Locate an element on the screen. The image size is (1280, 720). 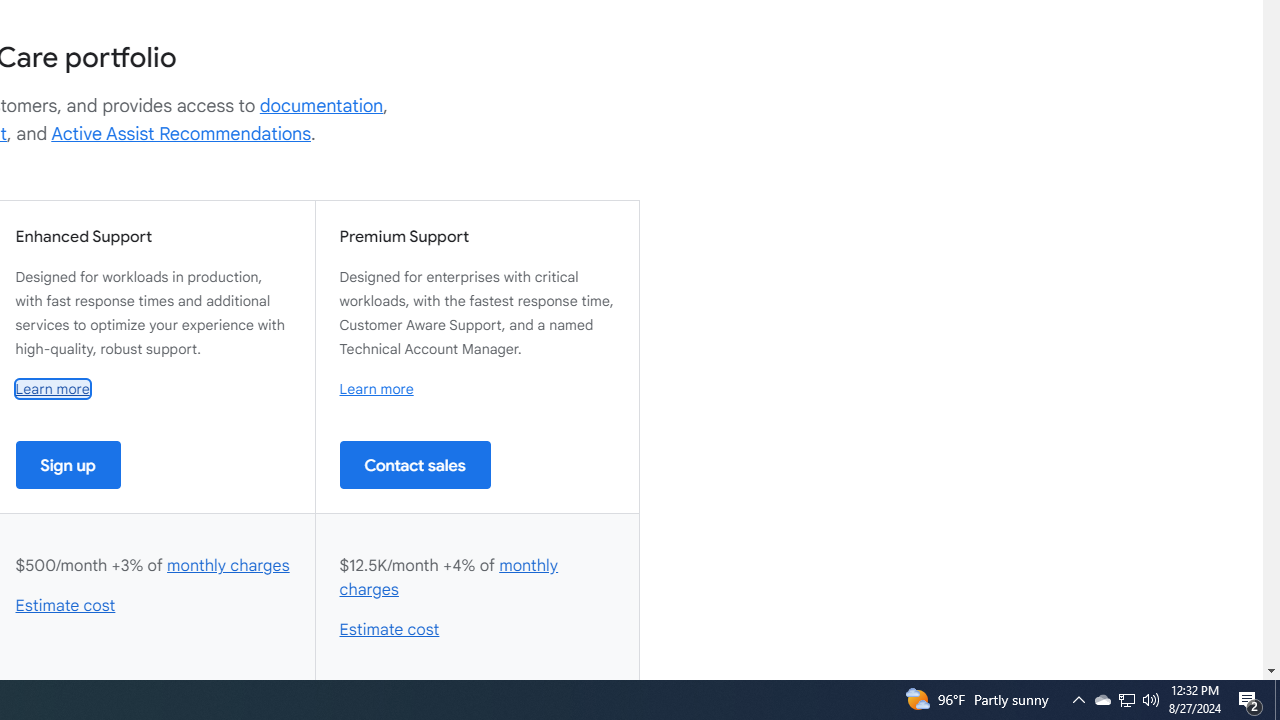
'Sign up' is located at coordinates (68, 464).